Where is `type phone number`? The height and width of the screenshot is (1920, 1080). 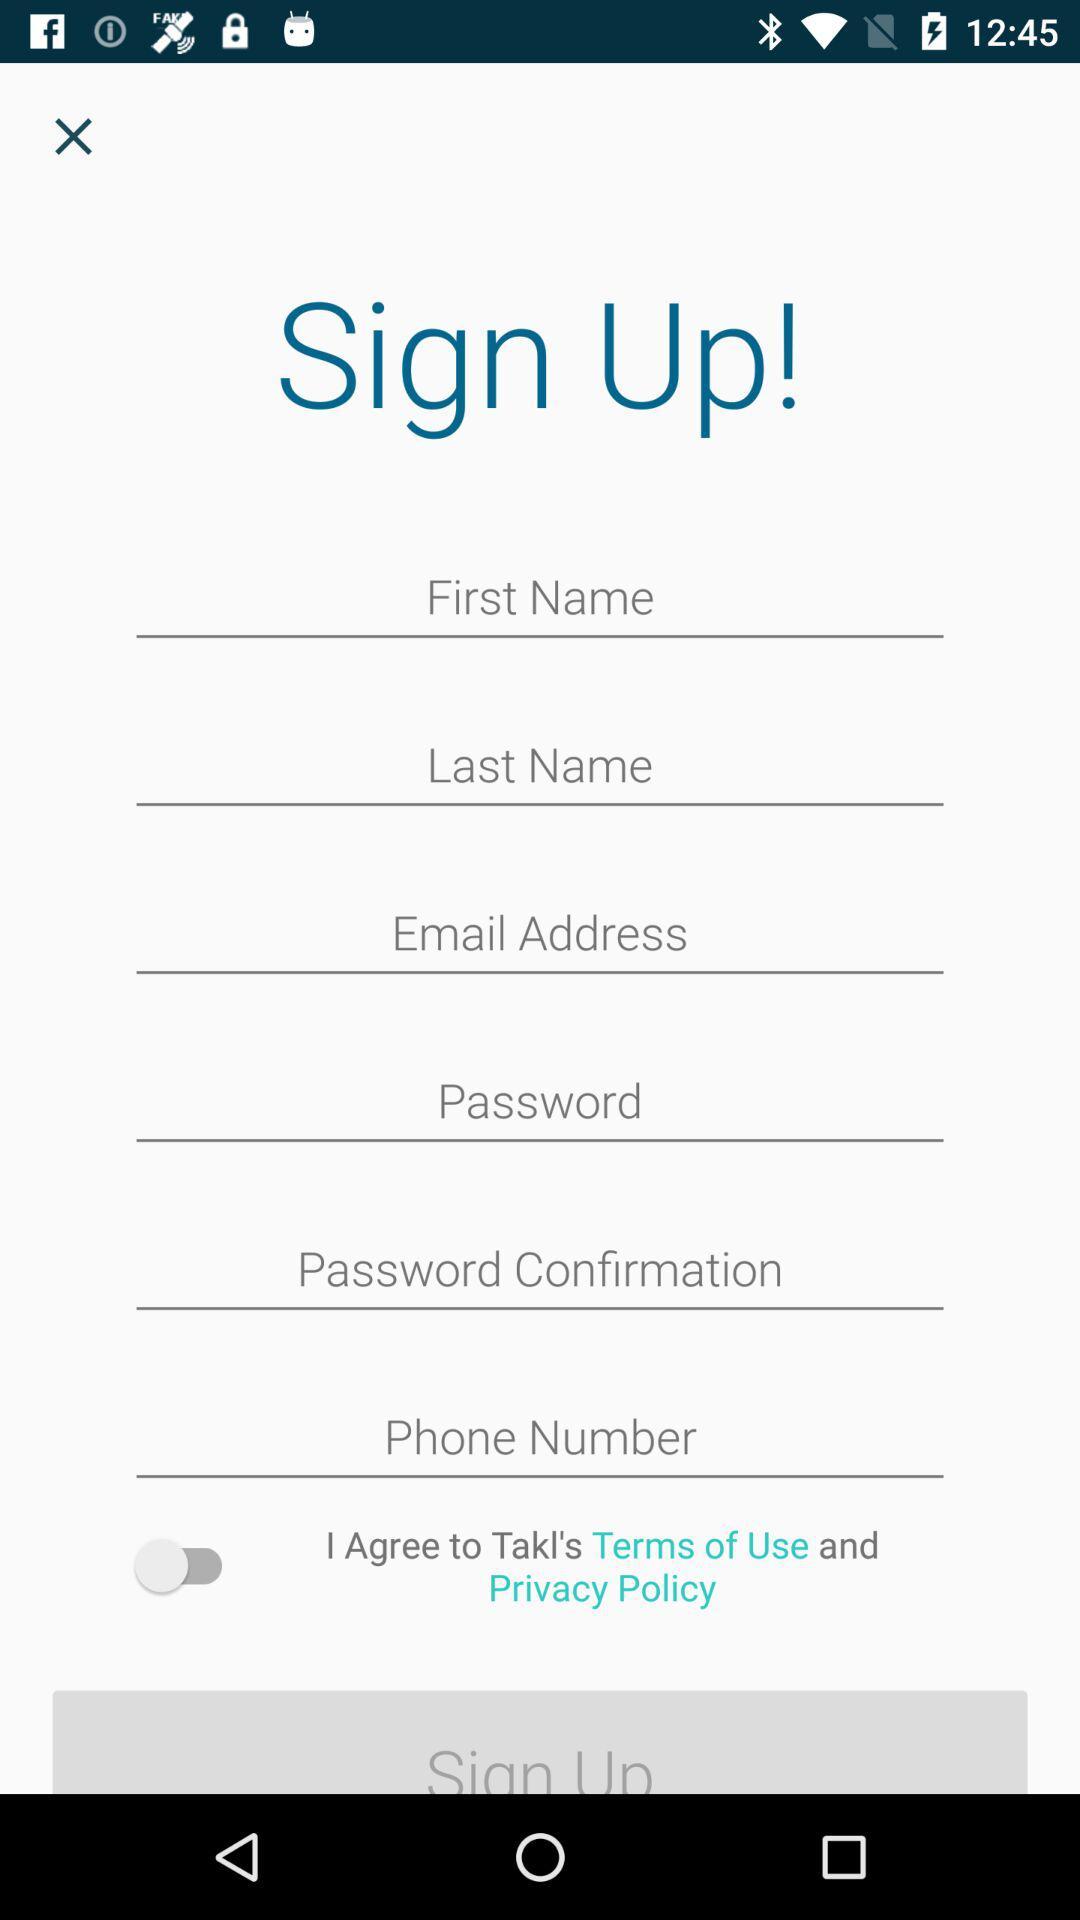
type phone number is located at coordinates (540, 1438).